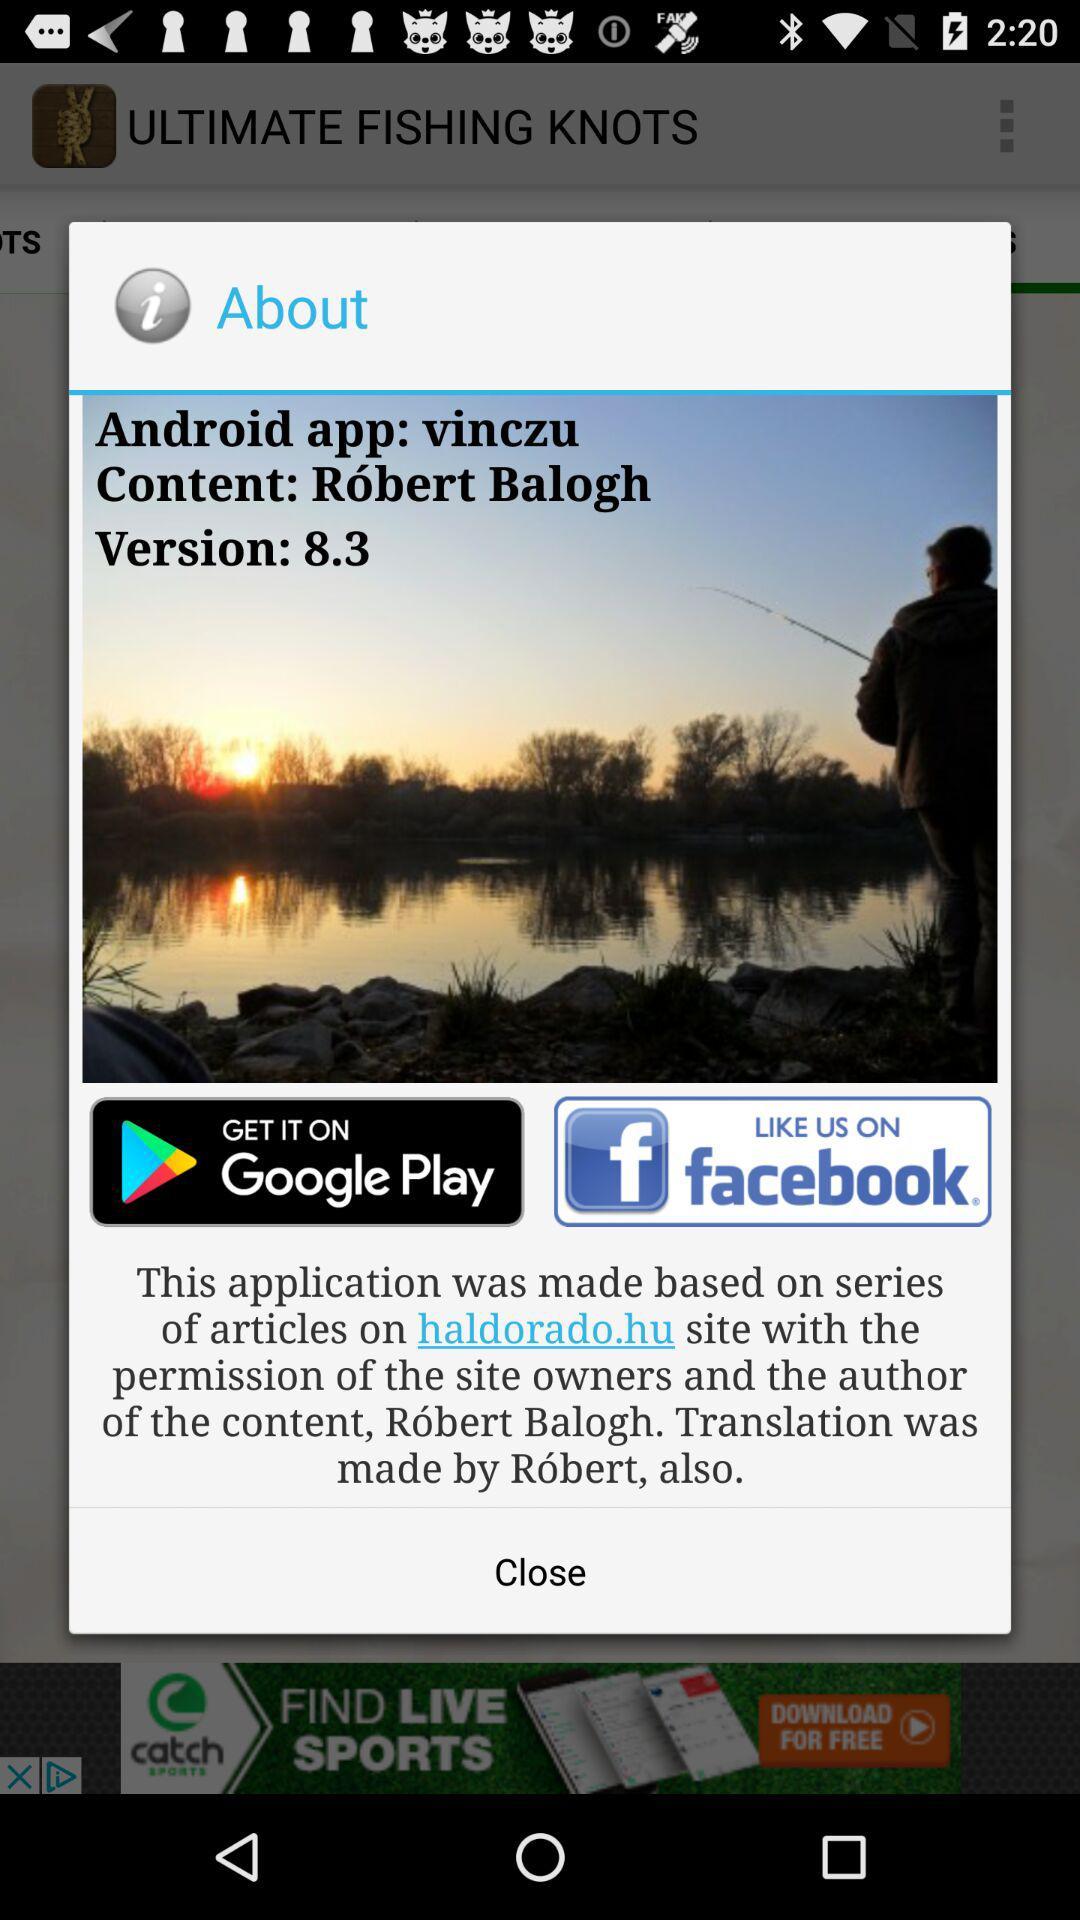  Describe the element at coordinates (307, 1162) in the screenshot. I see `turn to google play` at that location.